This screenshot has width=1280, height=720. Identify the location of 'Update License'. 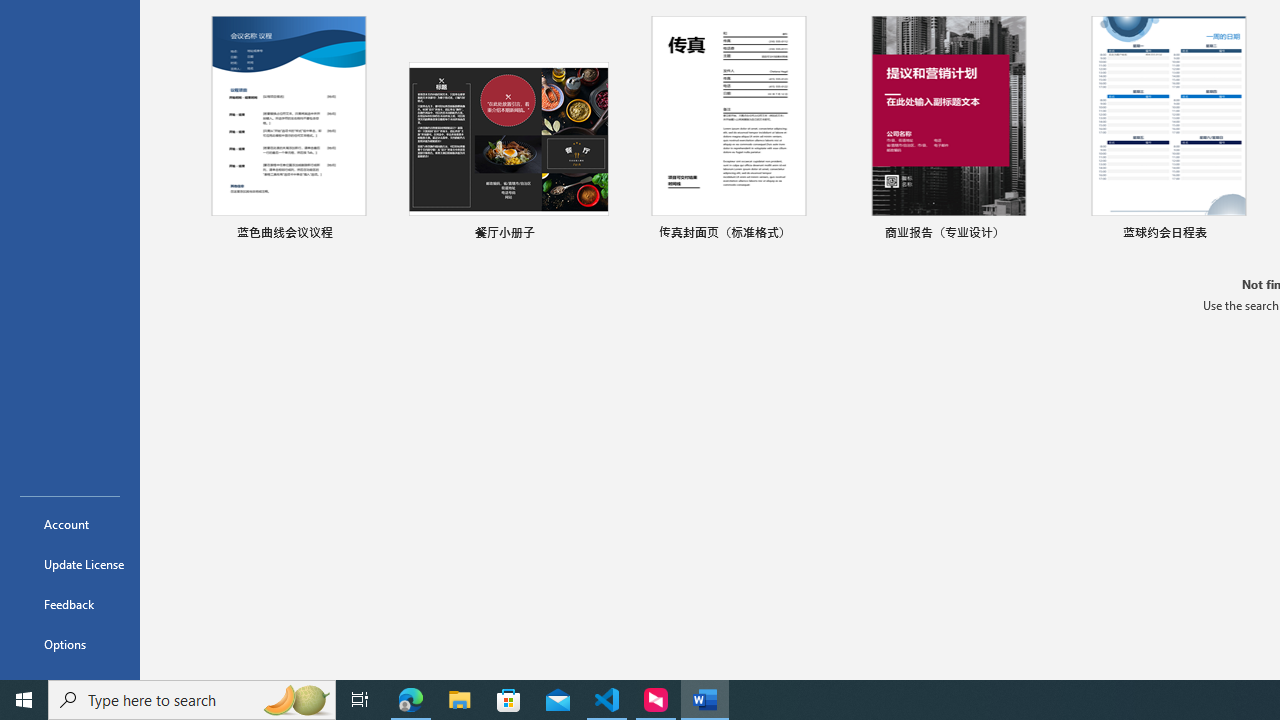
(69, 564).